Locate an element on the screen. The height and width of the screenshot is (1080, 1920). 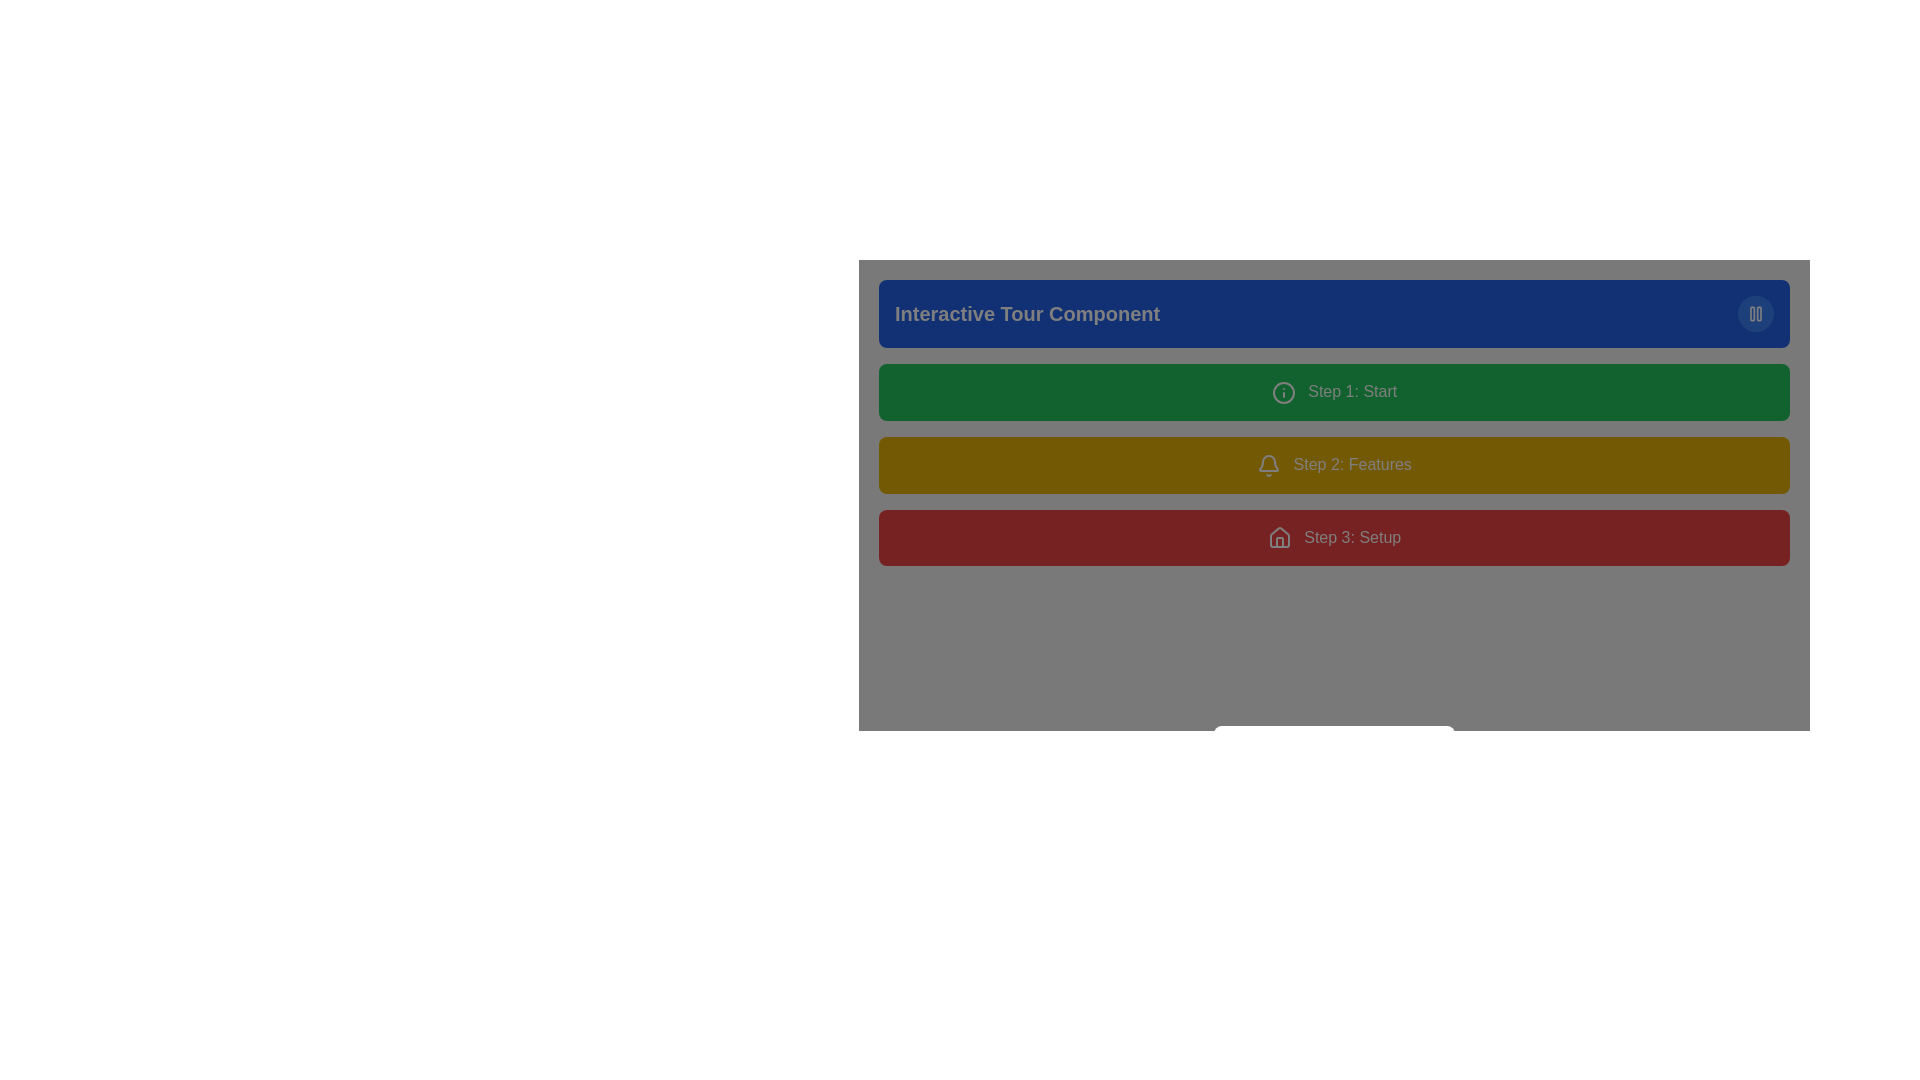
the circular button with a blue background and a pause symbol icon located at the top-right corner of the header labeled 'Interactive Tour Component' to change its appearance is located at coordinates (1755, 313).